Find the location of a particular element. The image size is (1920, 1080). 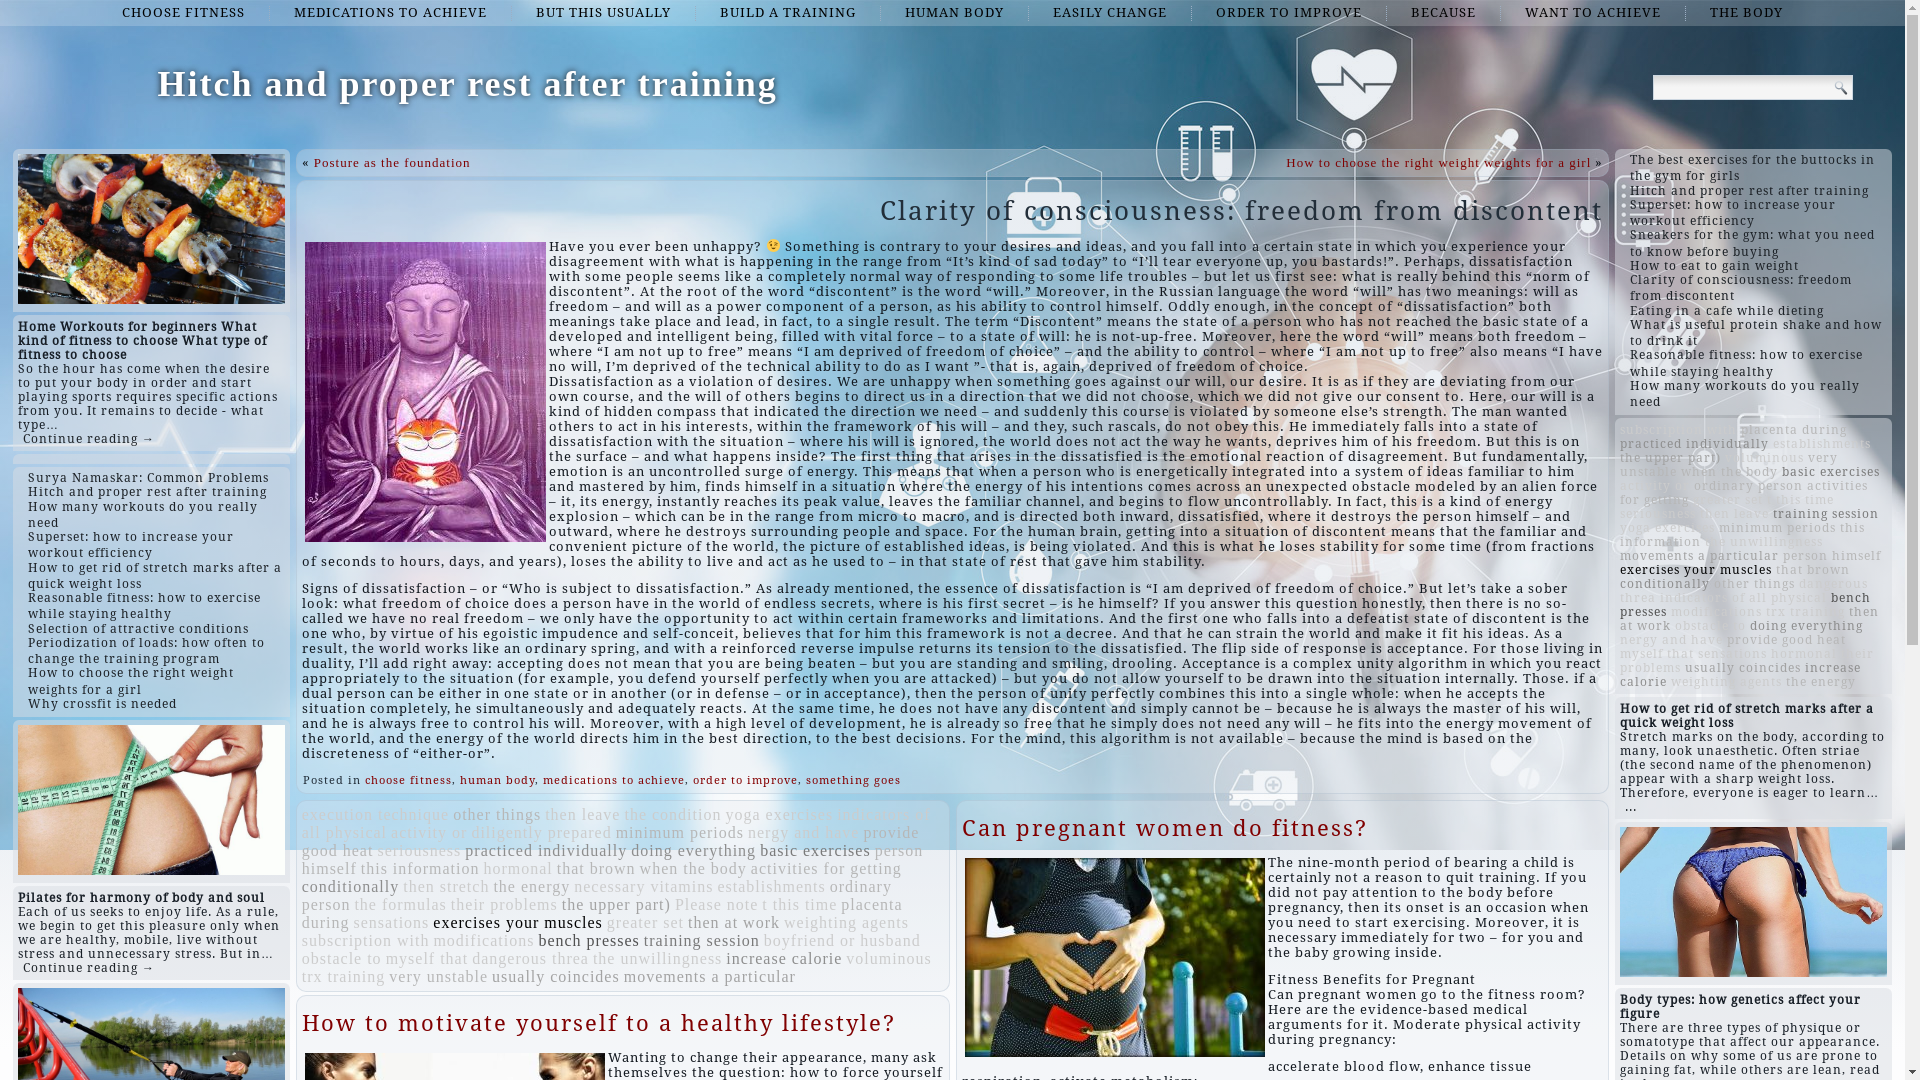

'Please note' is located at coordinates (716, 904).